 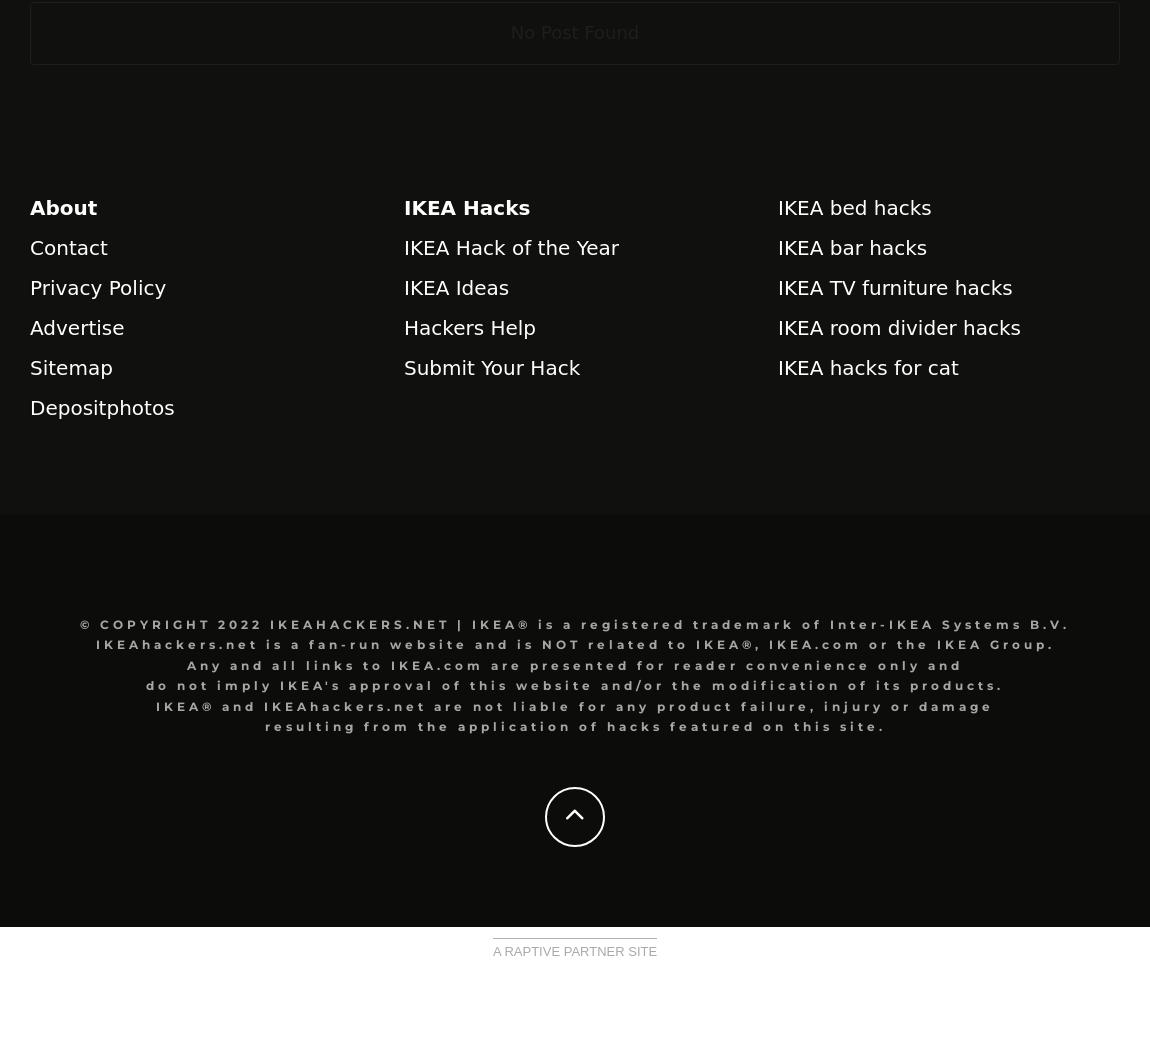 What do you see at coordinates (470, 327) in the screenshot?
I see `'Hackers Help'` at bounding box center [470, 327].